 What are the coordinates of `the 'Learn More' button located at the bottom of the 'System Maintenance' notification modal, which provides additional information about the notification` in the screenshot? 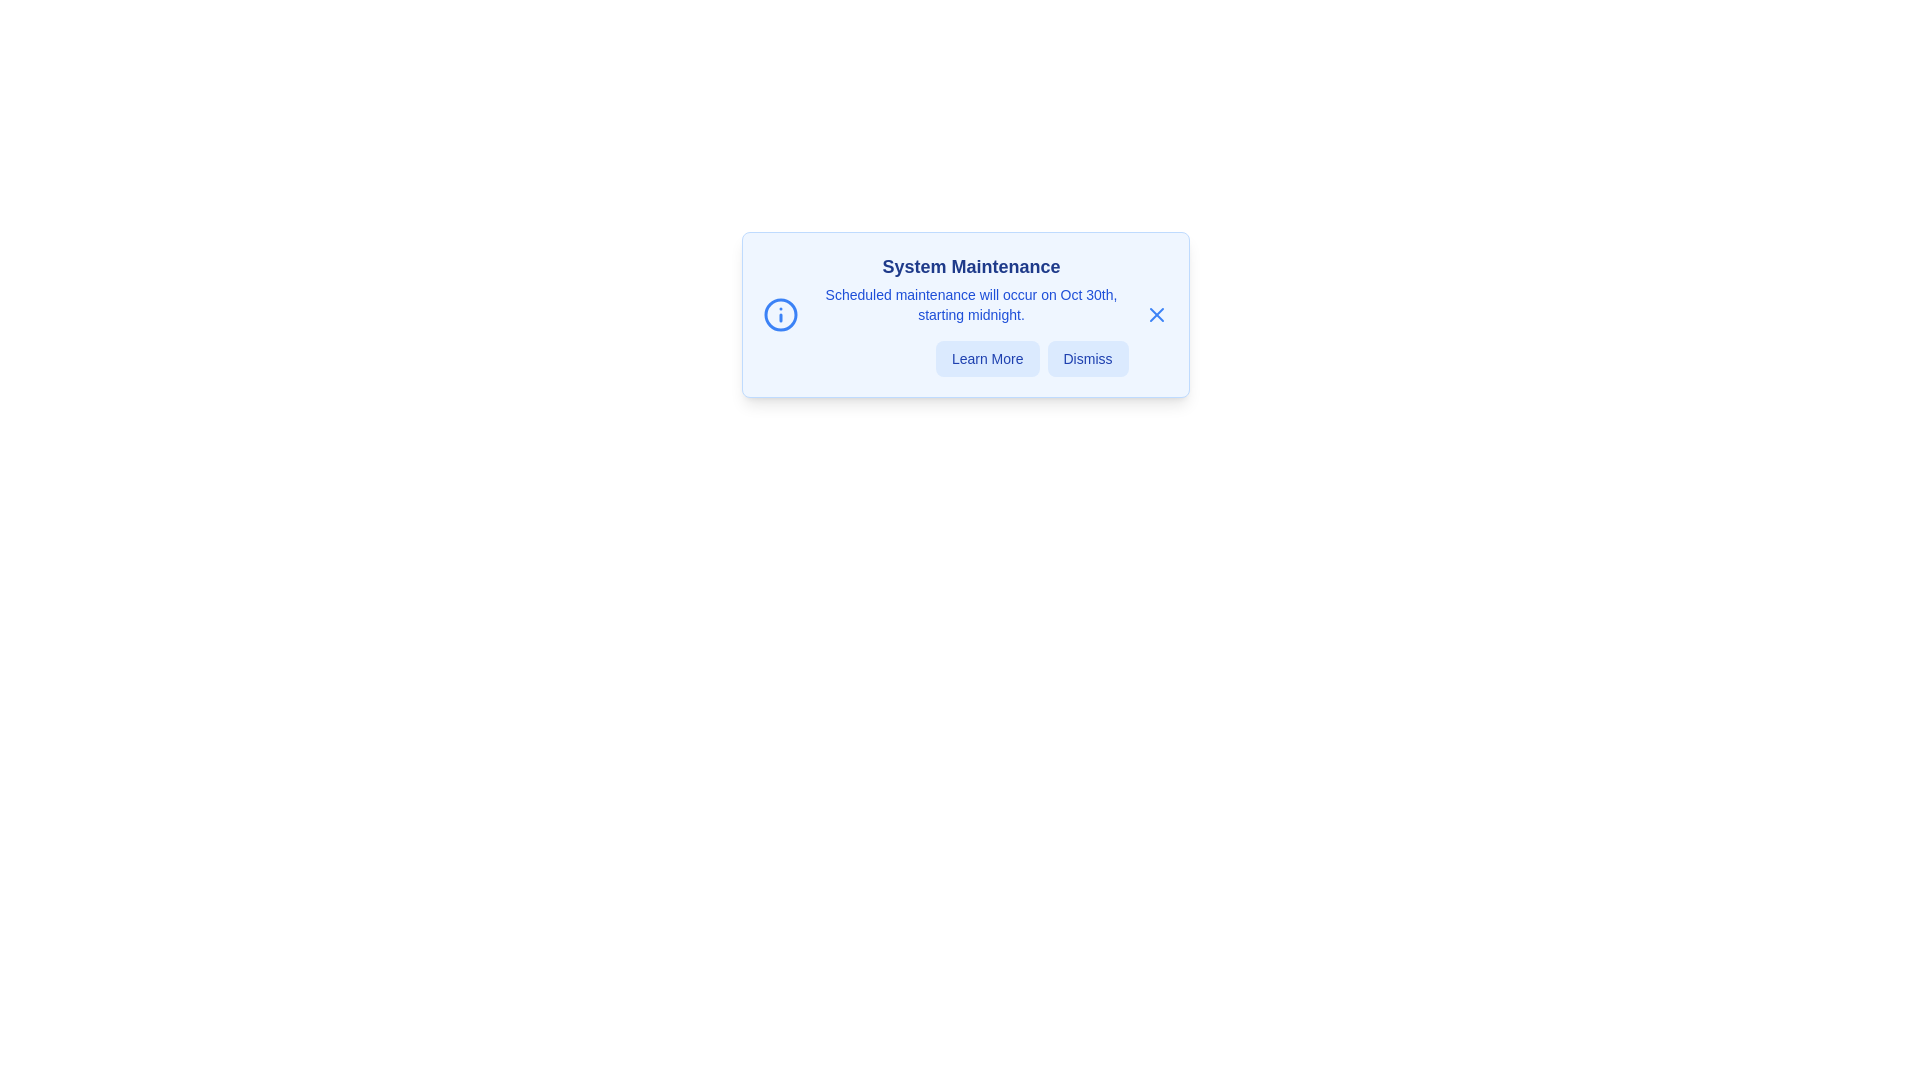 It's located at (971, 357).